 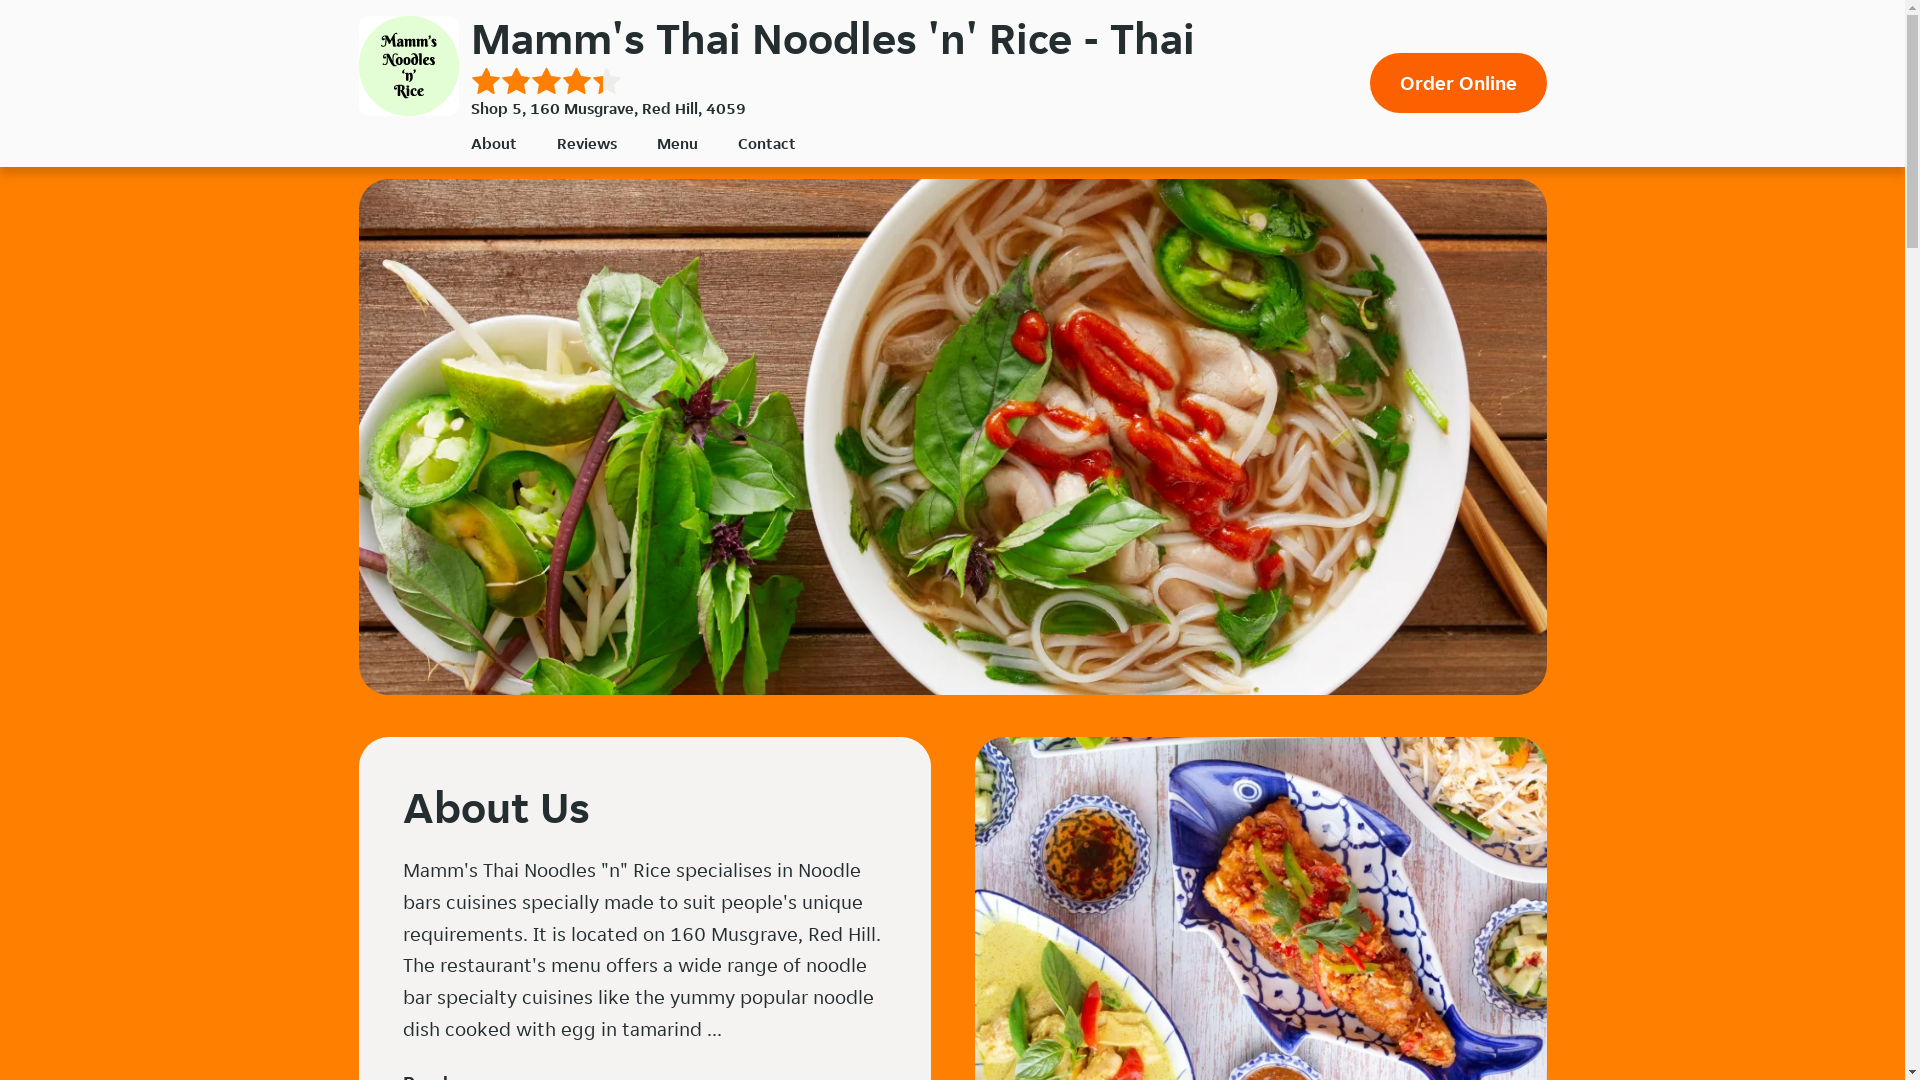 I want to click on 'Reviews', so click(x=584, y=142).